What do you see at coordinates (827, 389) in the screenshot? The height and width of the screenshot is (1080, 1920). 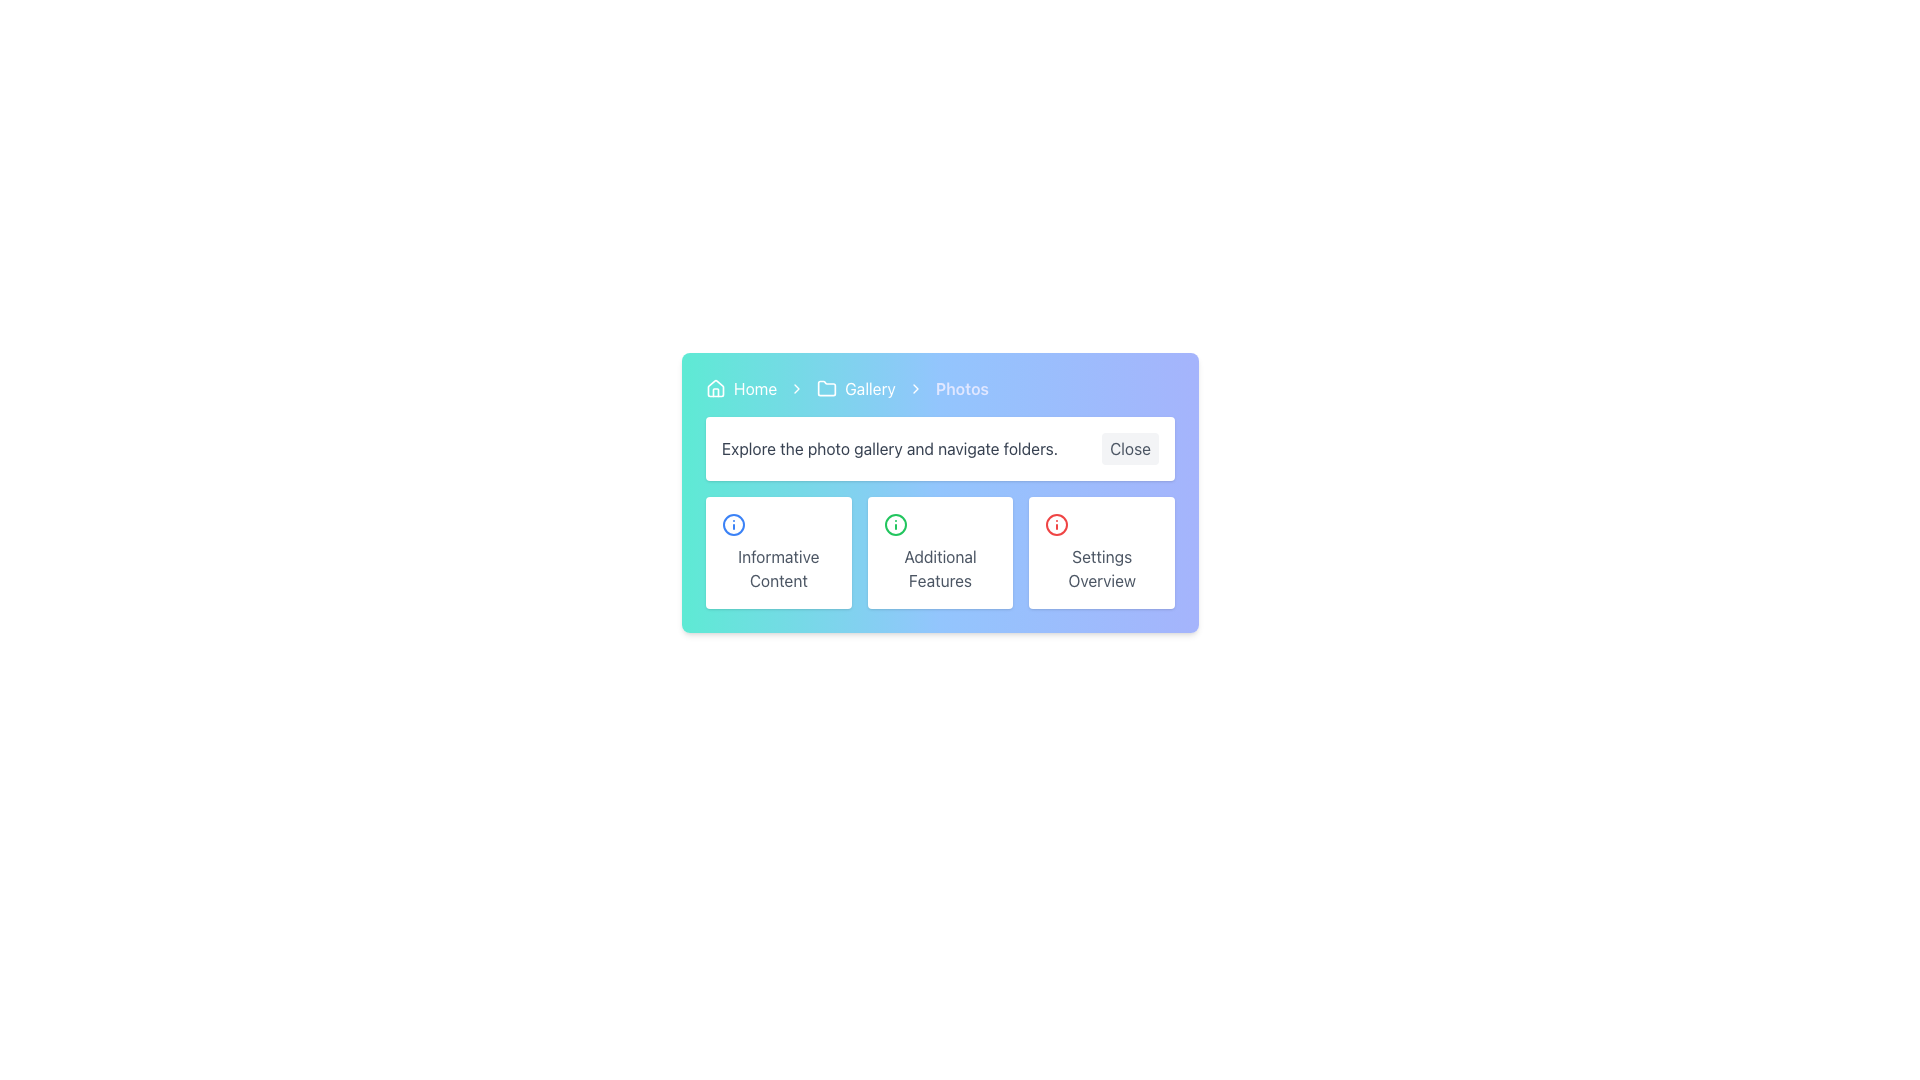 I see `the folder icon located directly to the left of the 'Gallery' text in the breadcrumb navigation bar` at bounding box center [827, 389].